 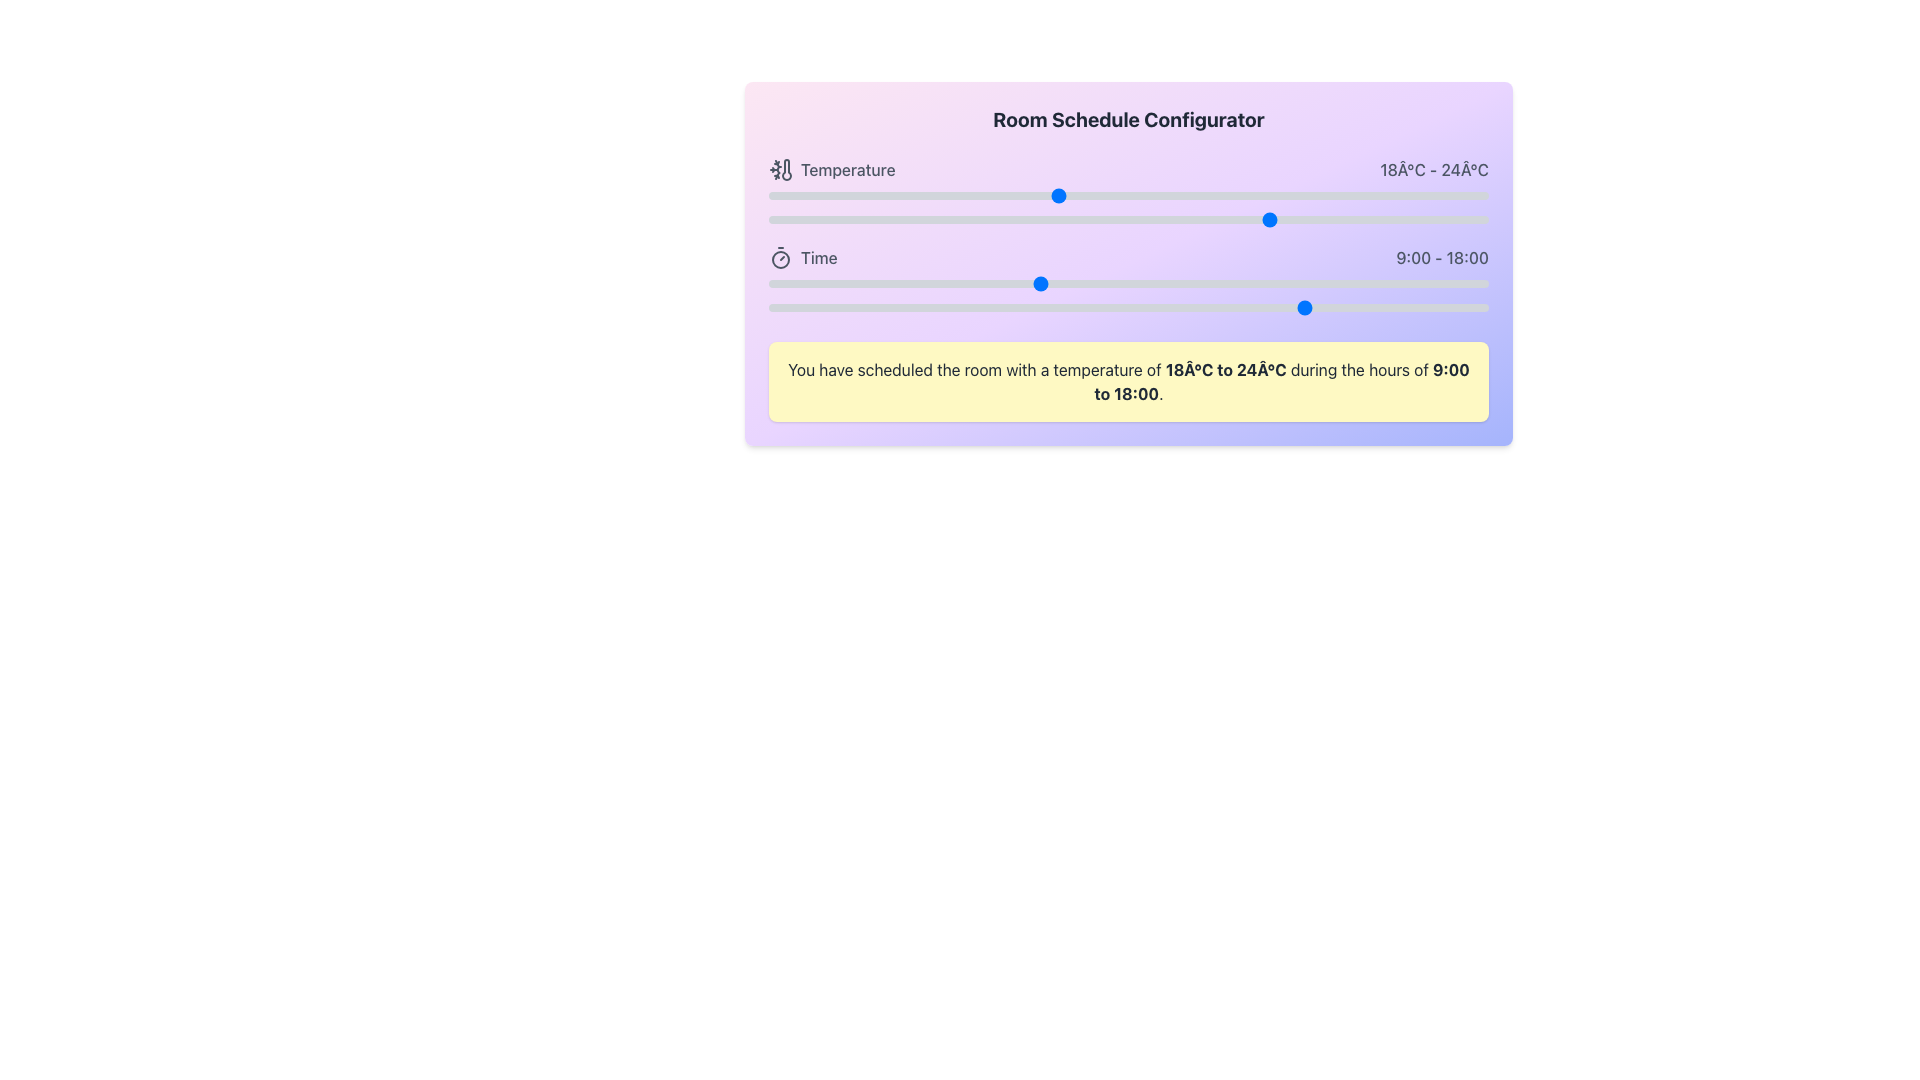 What do you see at coordinates (917, 284) in the screenshot?
I see `the time` at bounding box center [917, 284].